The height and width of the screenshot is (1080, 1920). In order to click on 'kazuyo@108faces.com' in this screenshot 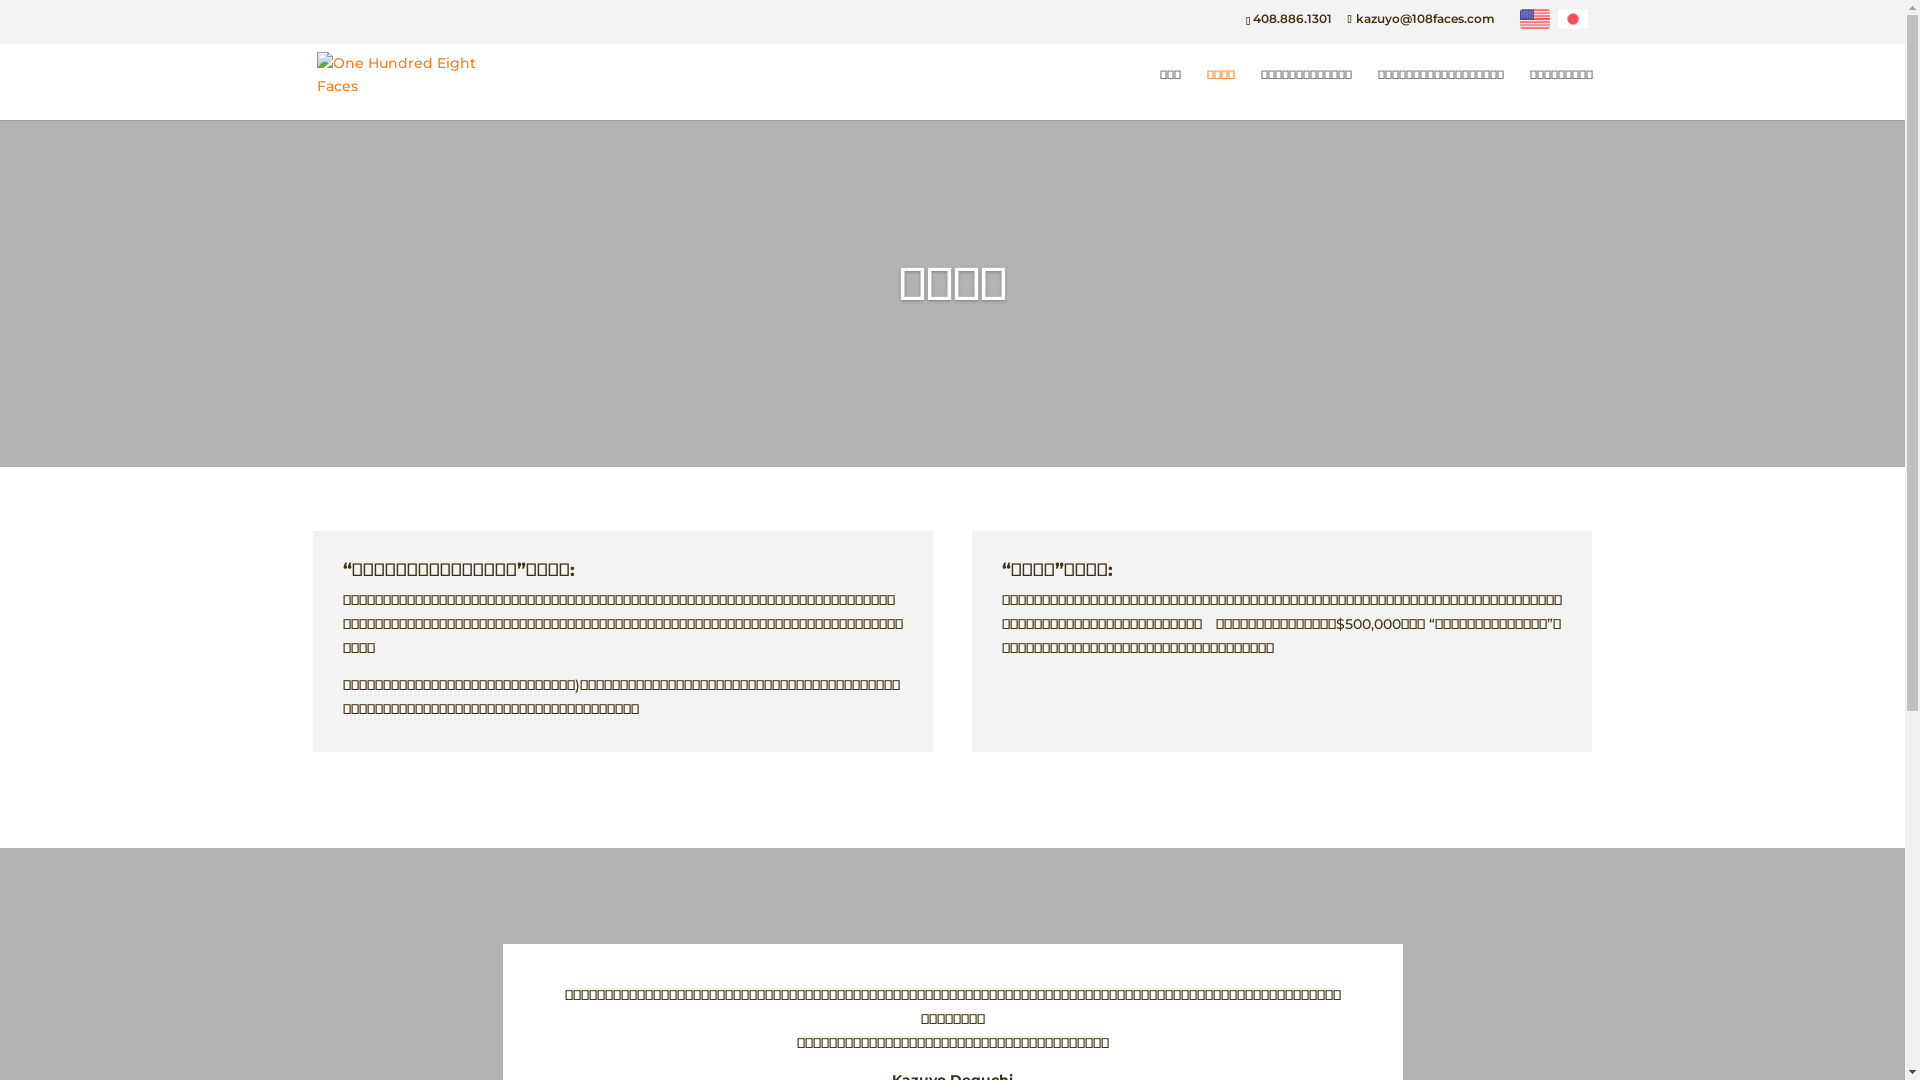, I will do `click(1420, 18)`.